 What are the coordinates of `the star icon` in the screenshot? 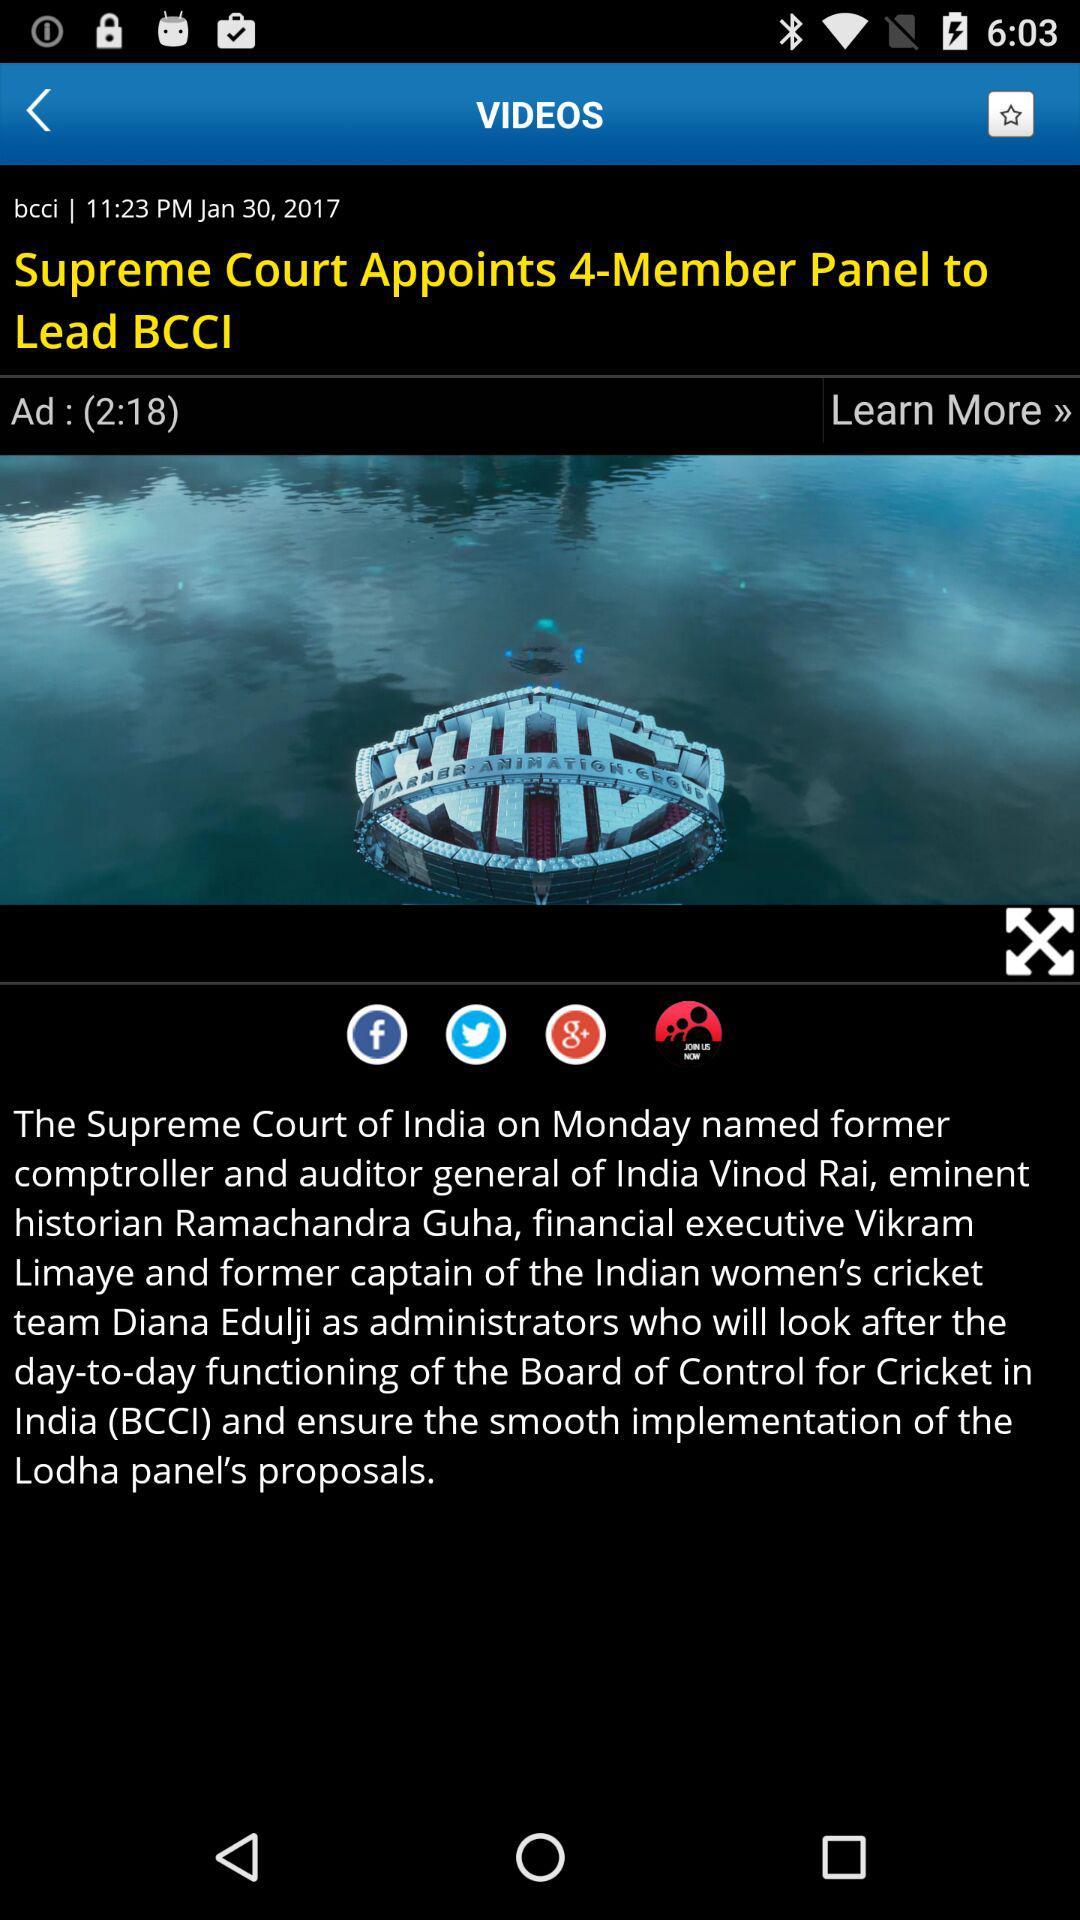 It's located at (1007, 120).